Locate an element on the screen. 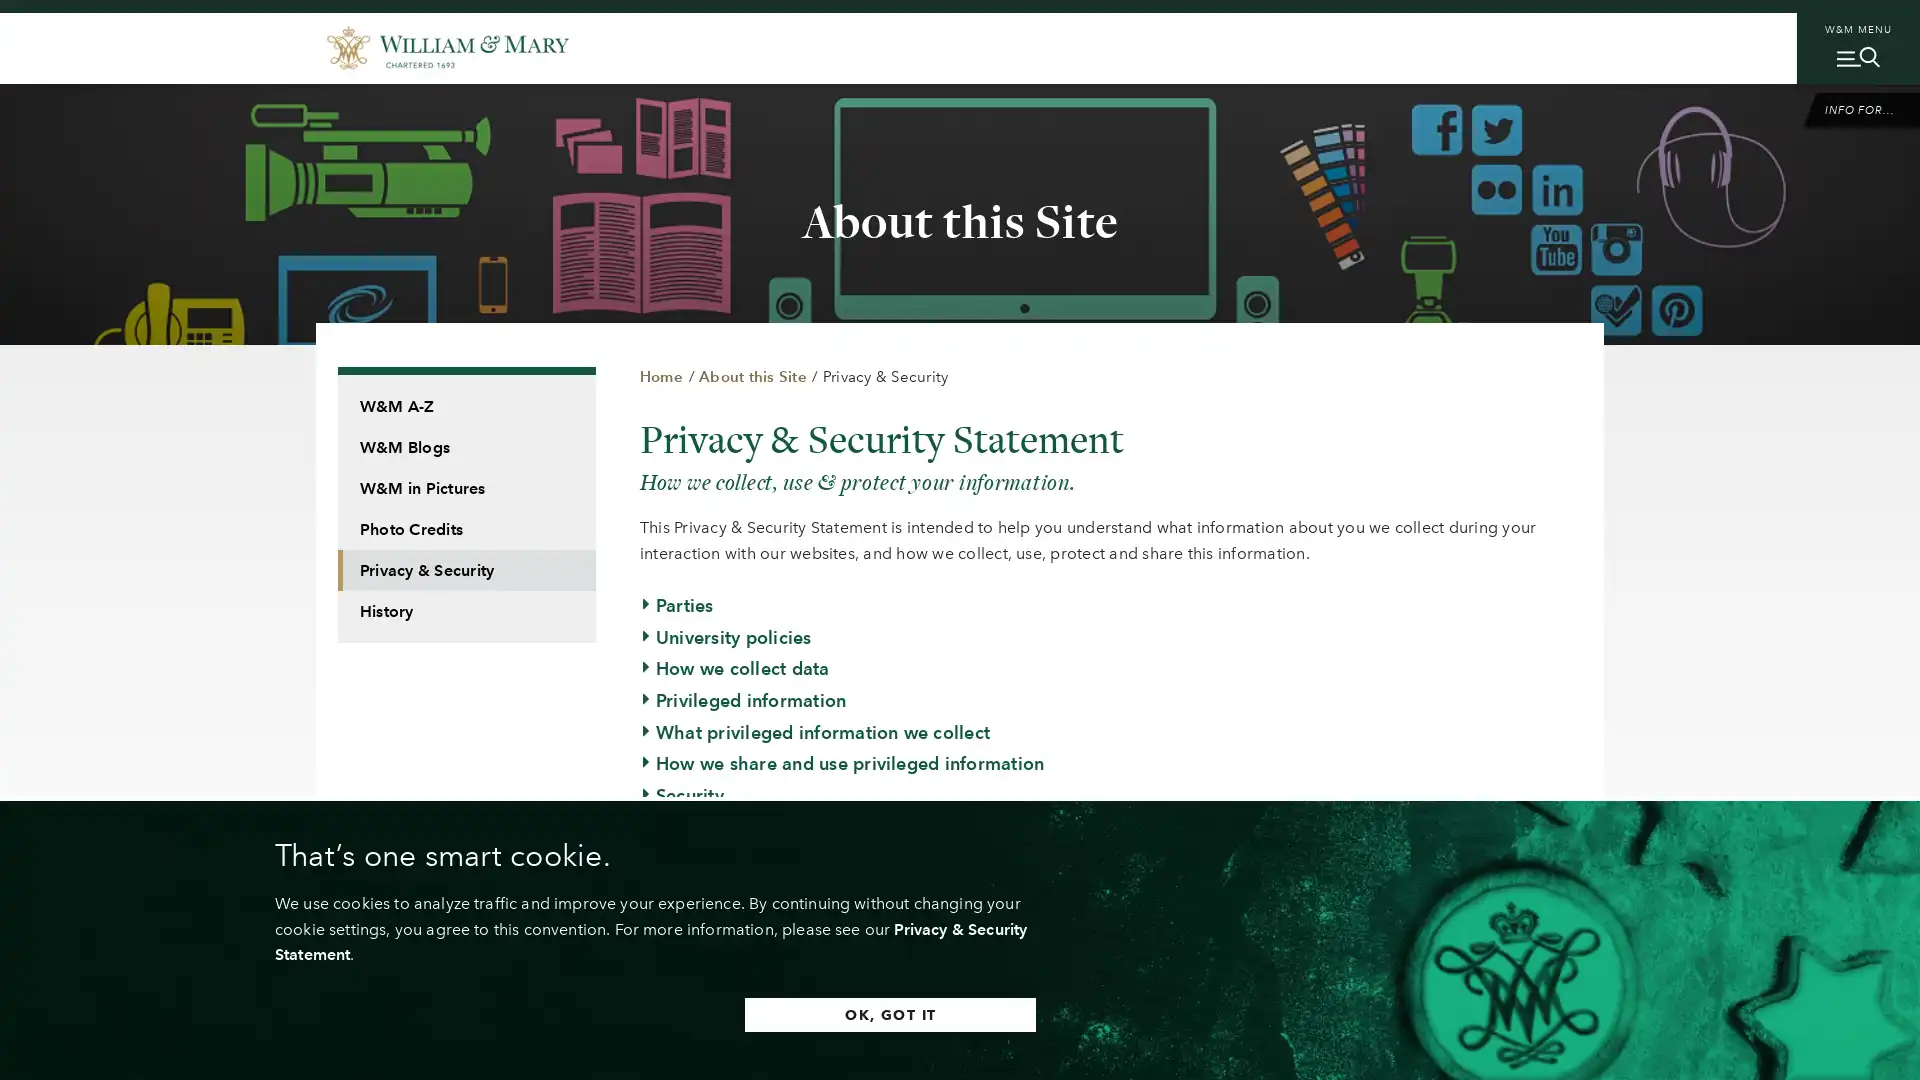  Links to other websites is located at coordinates (744, 826).